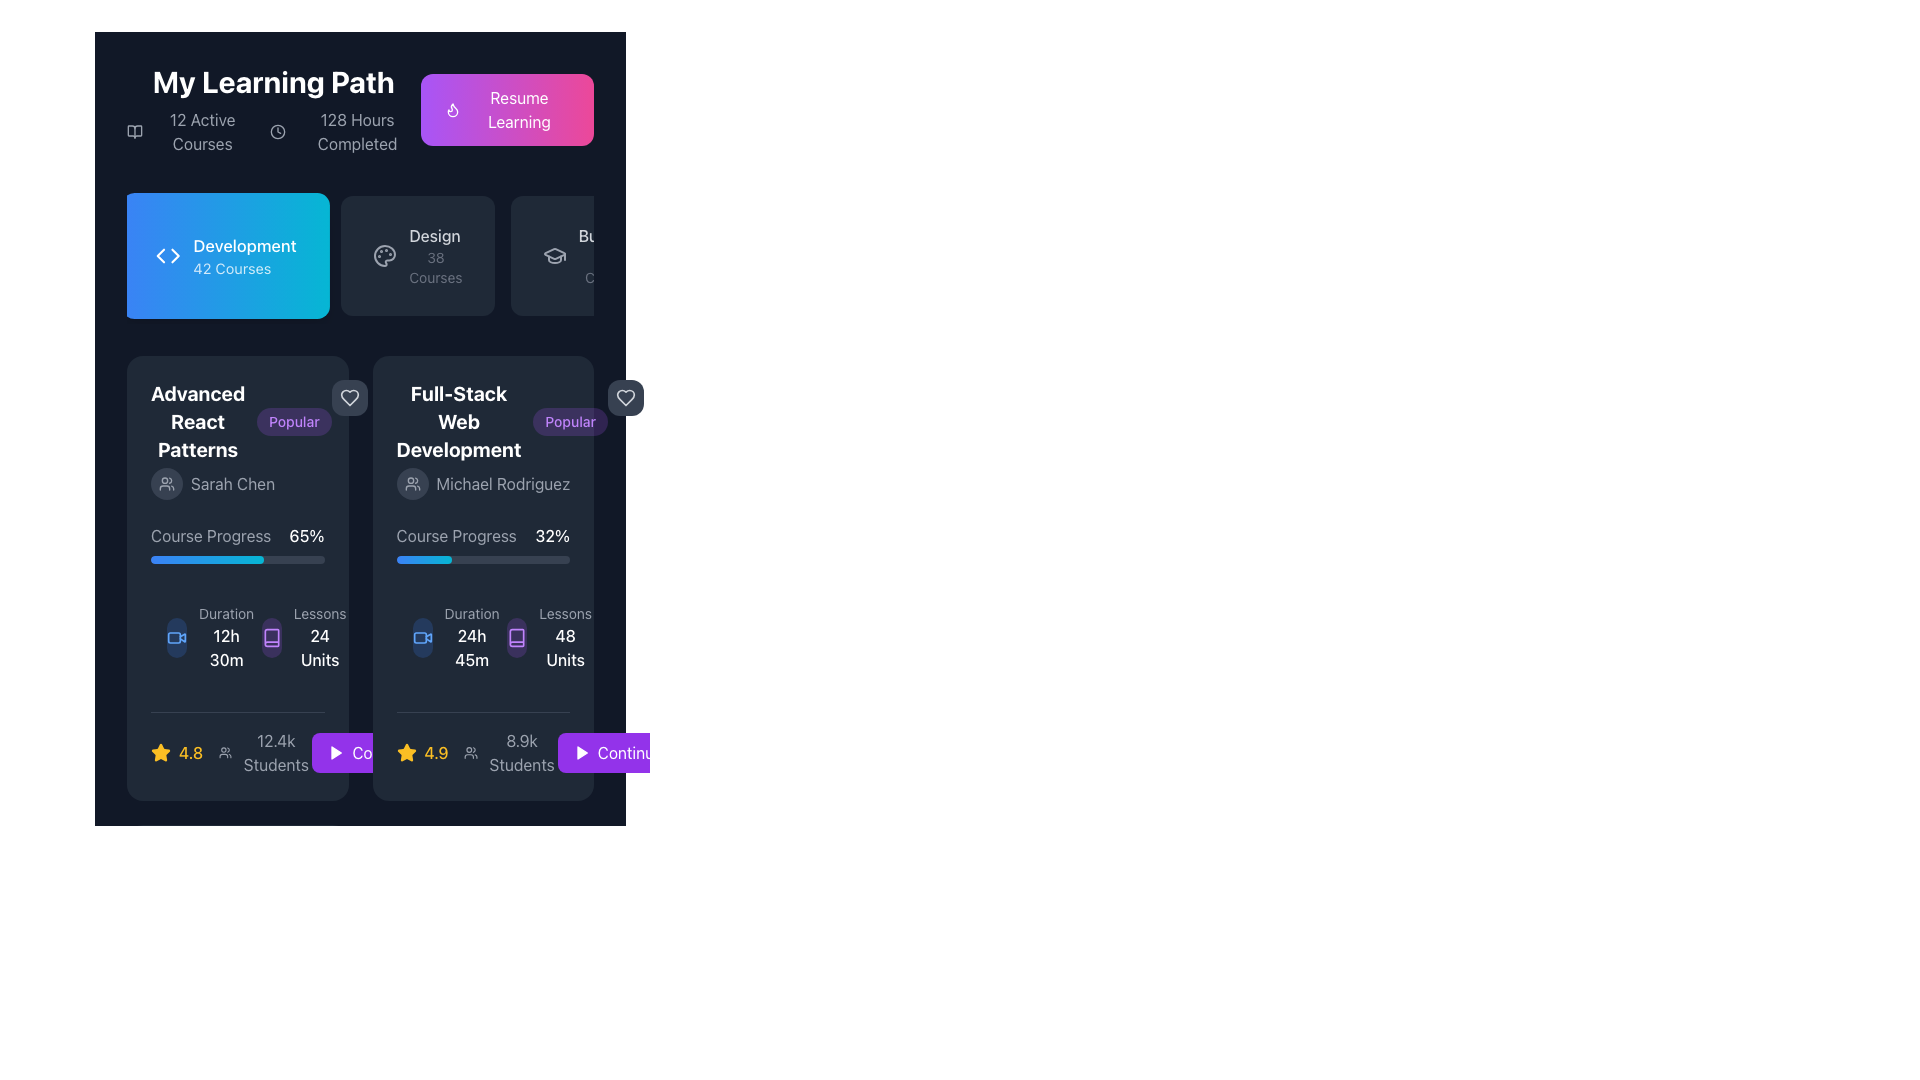 The image size is (1920, 1080). I want to click on the Text Label displaying '8.9k Students', which is located at the bottom of the 'Full-Stack Web Development' course card, below the rating stars and next to the 'Continue' button, so click(522, 752).